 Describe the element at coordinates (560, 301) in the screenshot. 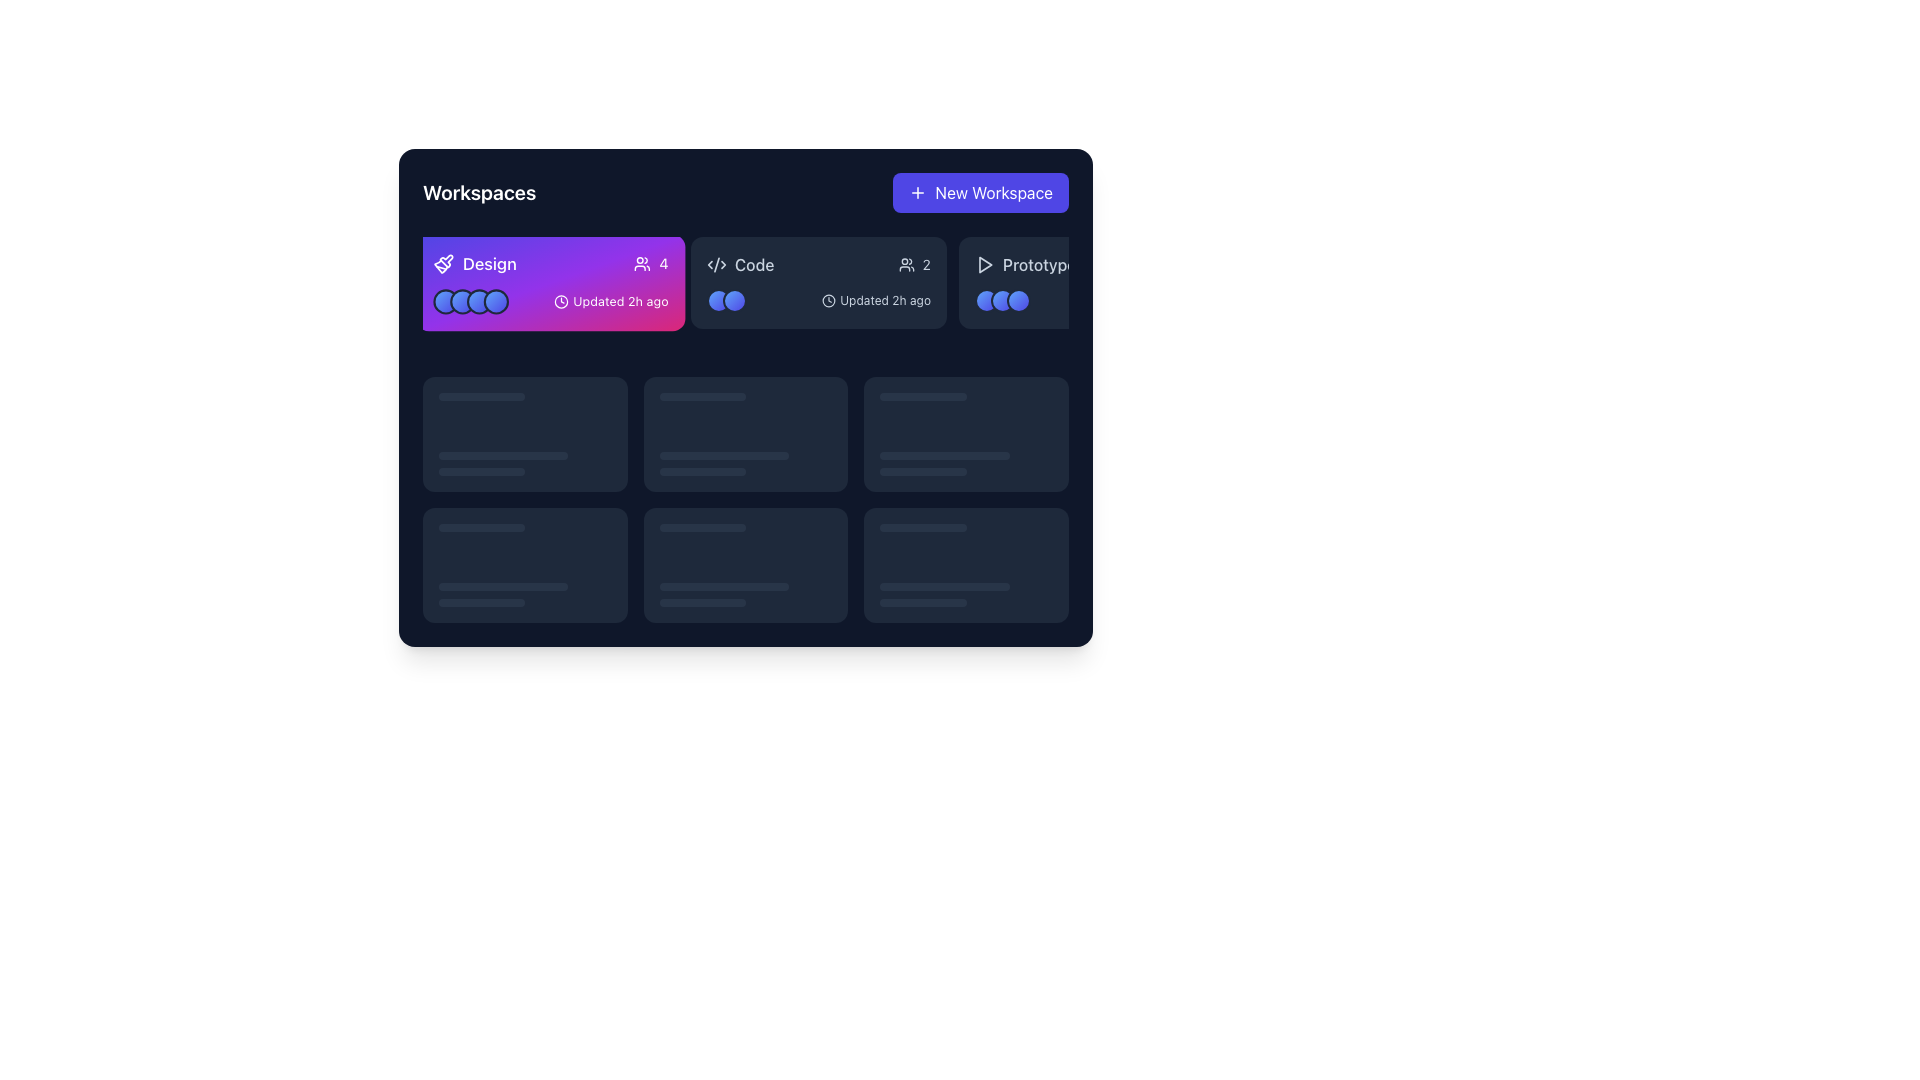

I see `the decorative time icon located to the left of the 'Updated 2h ago' text in the 'Design' section card within the 'Workspaces' interface` at that location.